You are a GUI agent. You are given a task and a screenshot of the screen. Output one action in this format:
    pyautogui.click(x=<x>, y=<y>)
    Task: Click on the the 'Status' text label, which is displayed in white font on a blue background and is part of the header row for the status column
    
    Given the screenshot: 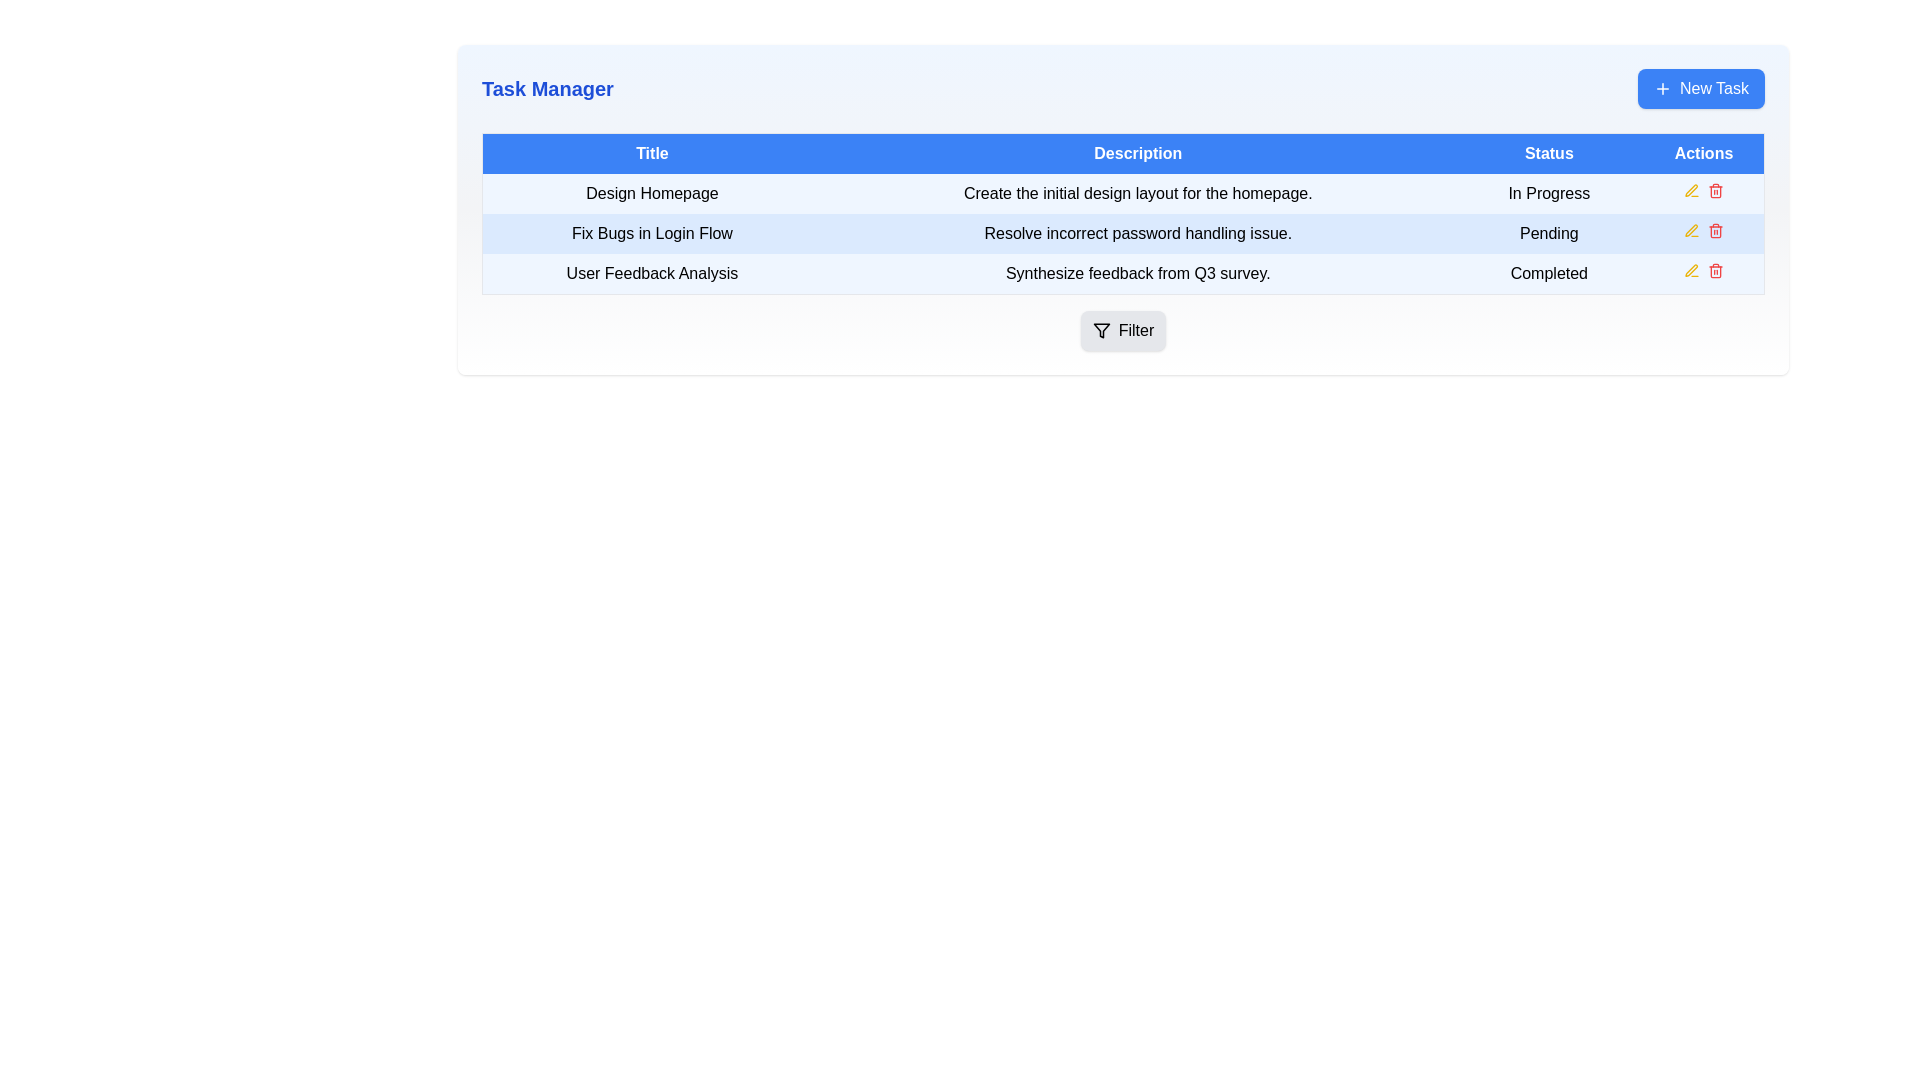 What is the action you would take?
    pyautogui.click(x=1548, y=152)
    